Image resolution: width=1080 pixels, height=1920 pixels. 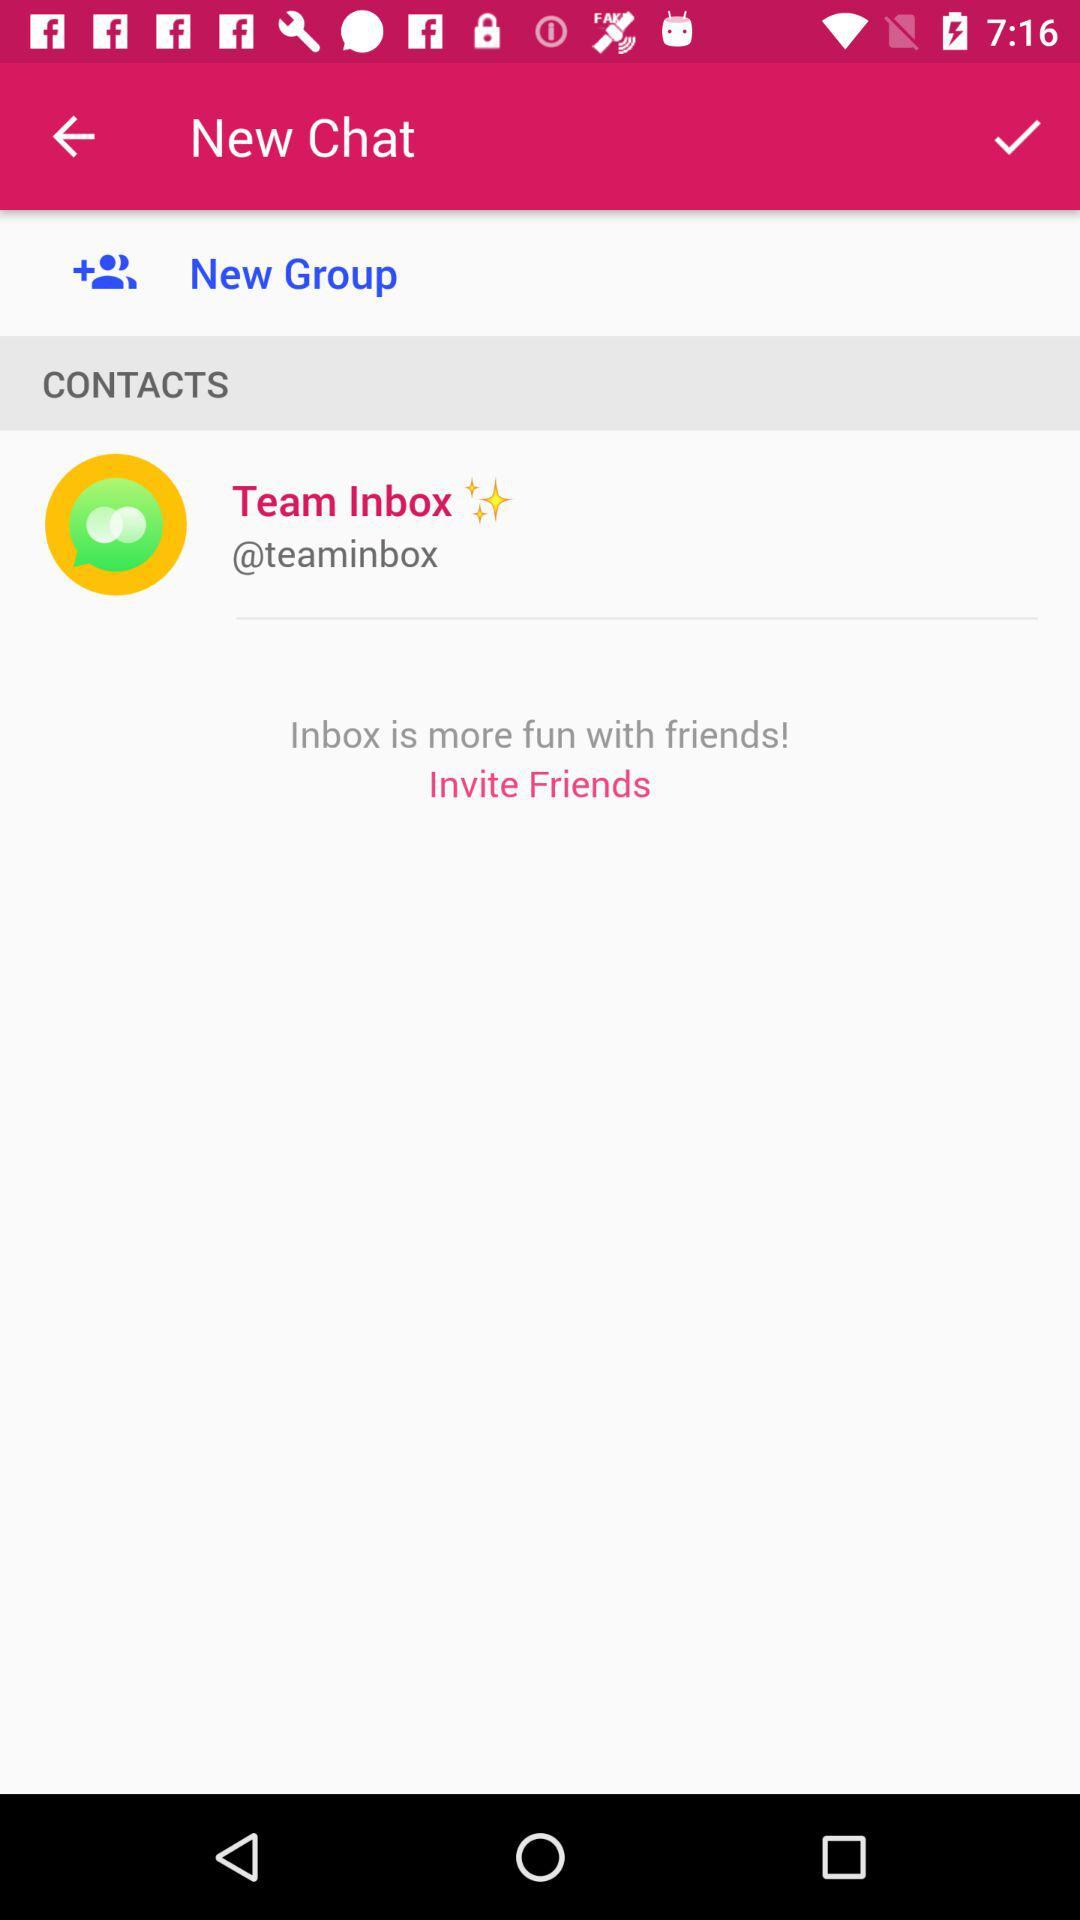 What do you see at coordinates (72, 135) in the screenshot?
I see `item next to the new group item` at bounding box center [72, 135].